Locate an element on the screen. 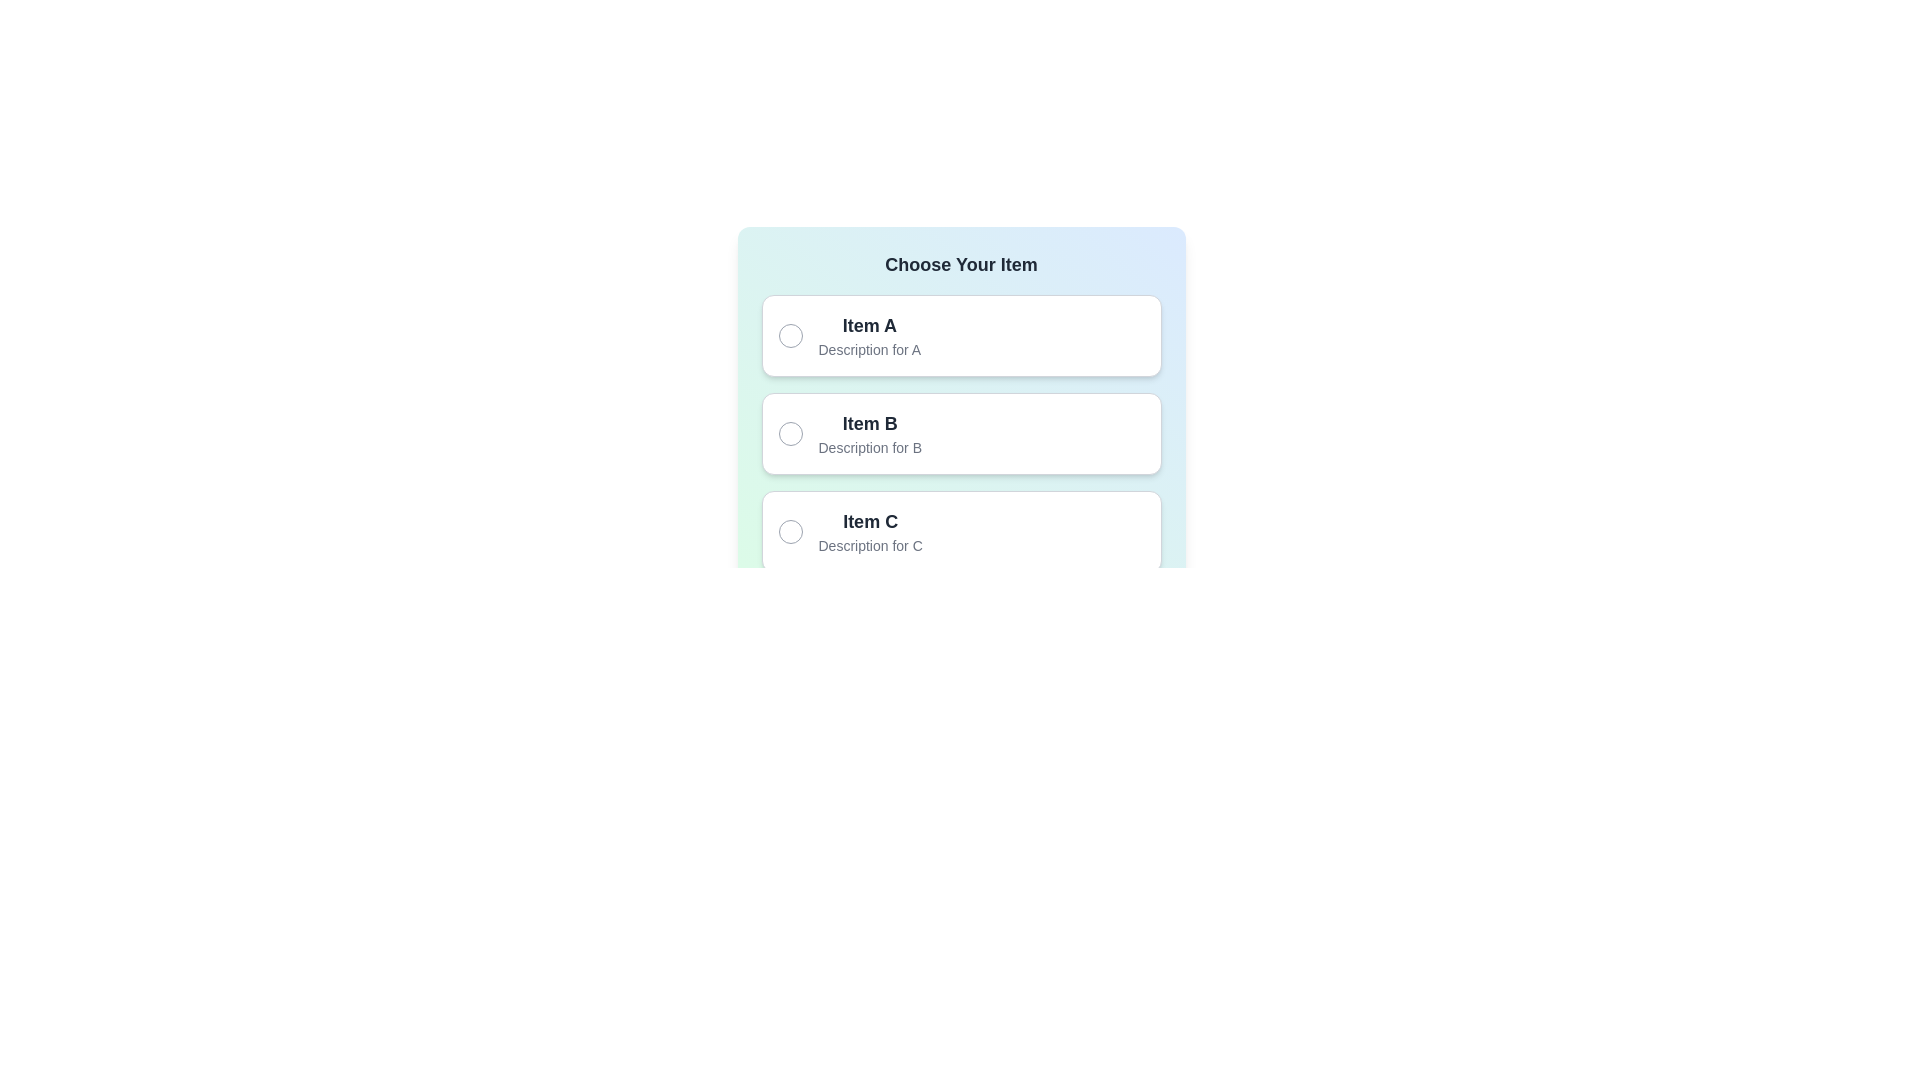 This screenshot has width=1920, height=1080. the text label 'Item A' which is rendered in bold font and changes color on hover, located at the top of the list of selectable items is located at coordinates (869, 325).